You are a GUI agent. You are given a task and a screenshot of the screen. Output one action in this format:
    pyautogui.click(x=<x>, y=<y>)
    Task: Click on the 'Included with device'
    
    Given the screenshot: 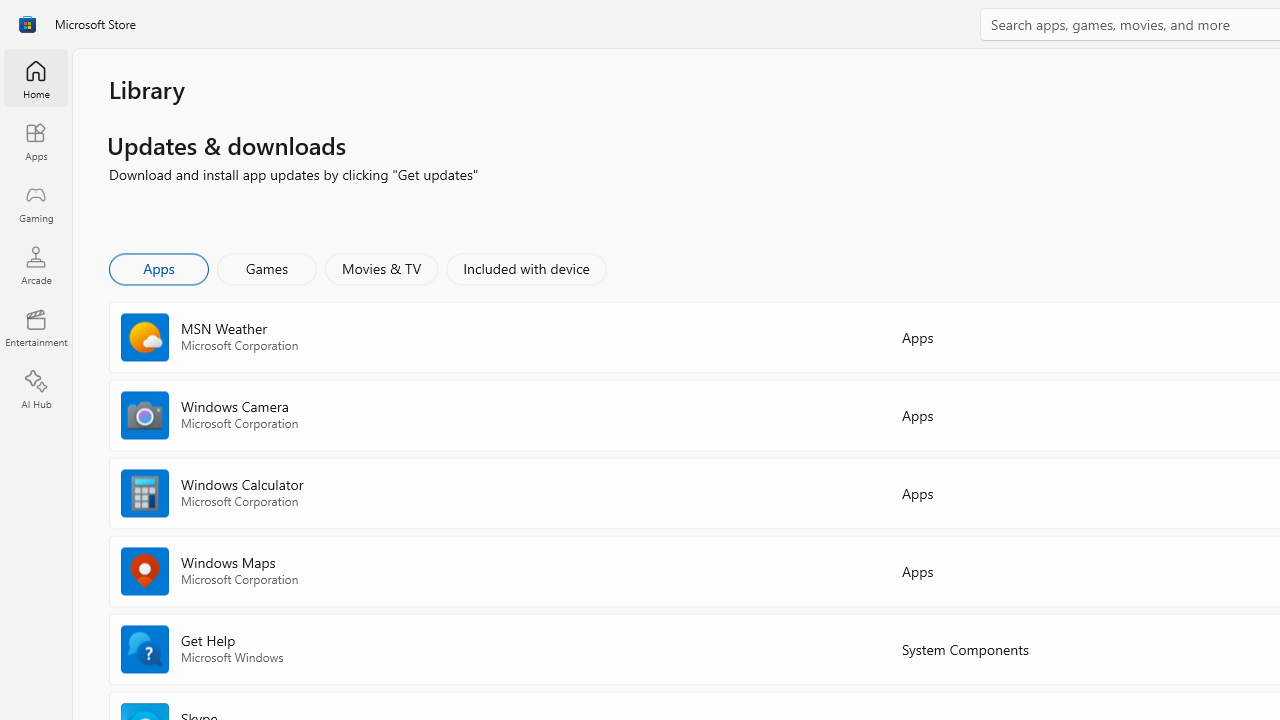 What is the action you would take?
    pyautogui.click(x=525, y=267)
    